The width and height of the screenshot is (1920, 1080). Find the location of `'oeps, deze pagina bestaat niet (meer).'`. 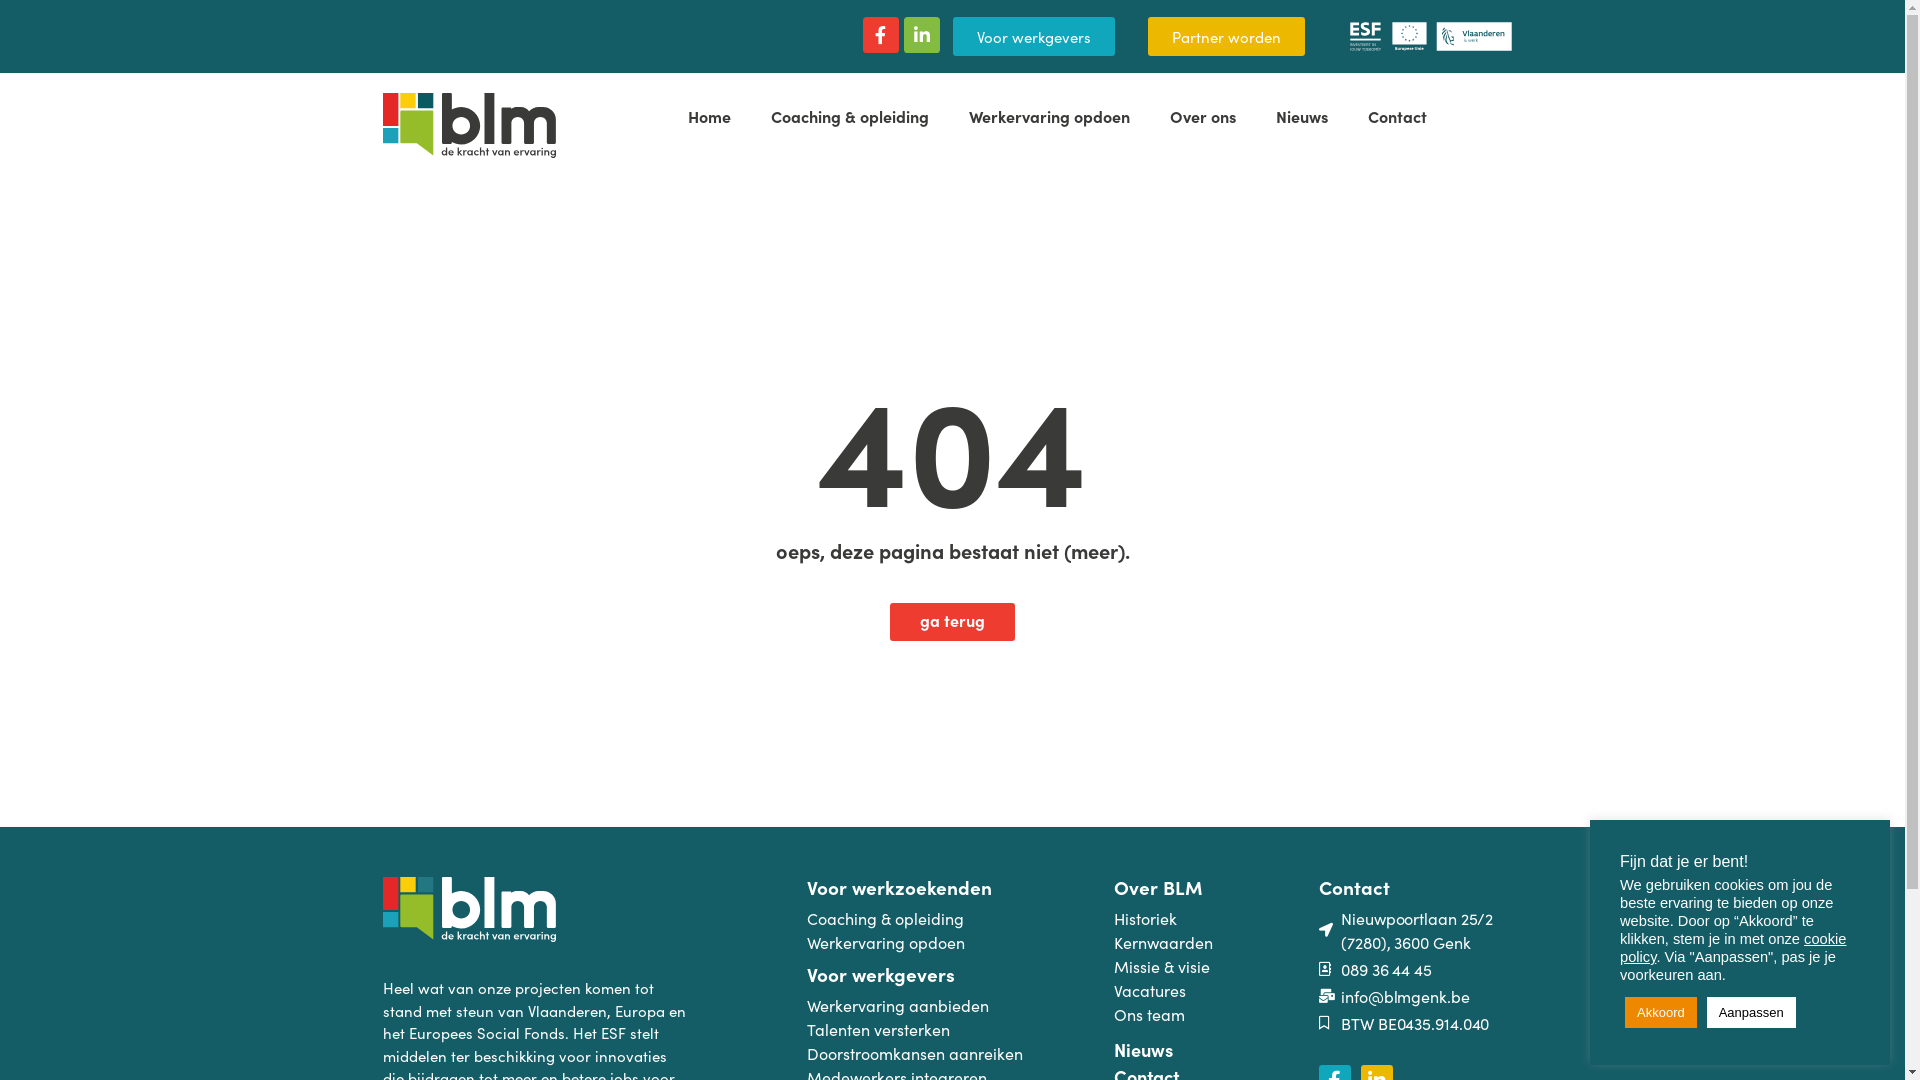

'oeps, deze pagina bestaat niet (meer).' is located at coordinates (952, 550).